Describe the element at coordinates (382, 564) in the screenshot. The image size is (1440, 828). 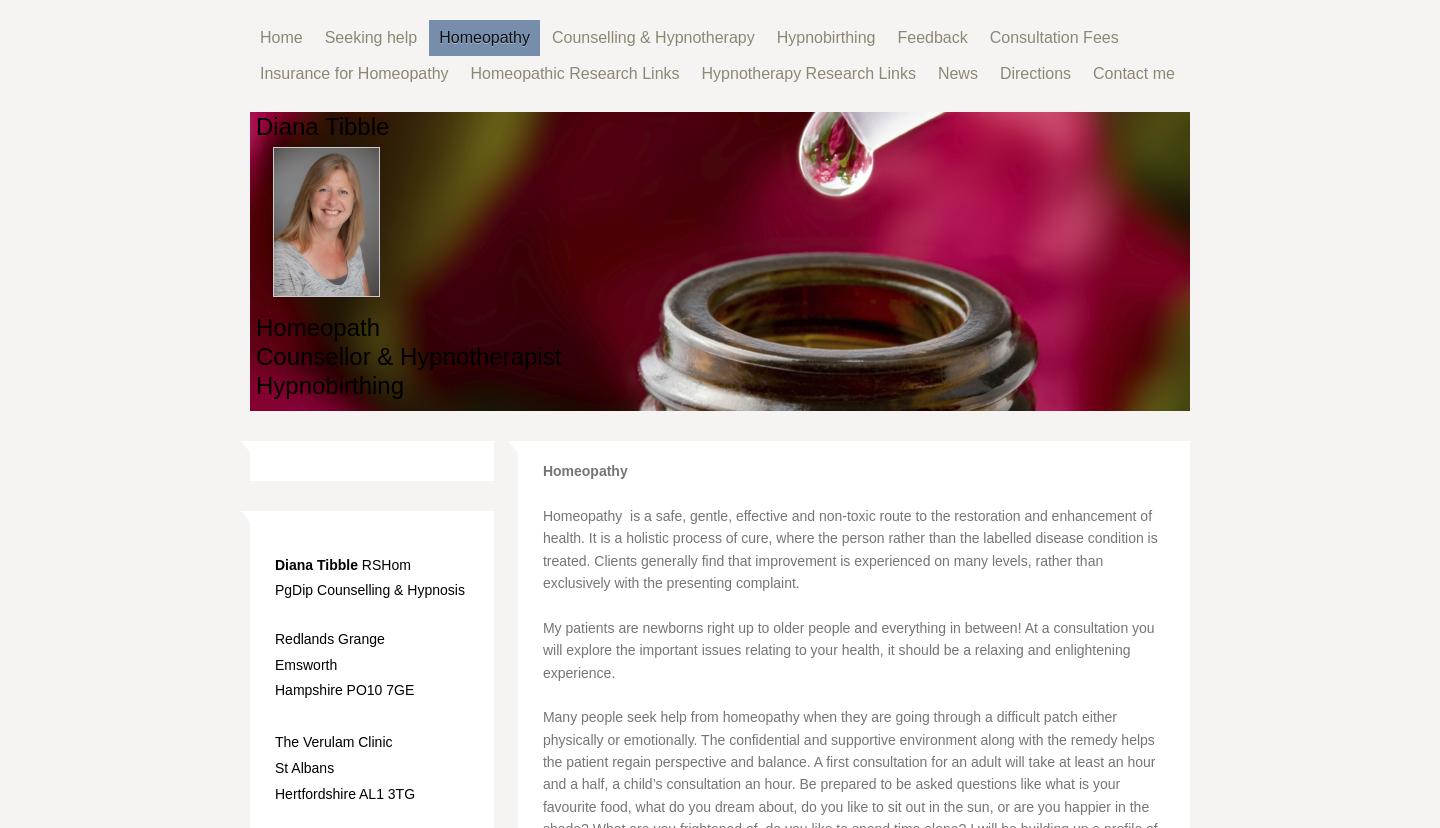
I see `'RSHom'` at that location.